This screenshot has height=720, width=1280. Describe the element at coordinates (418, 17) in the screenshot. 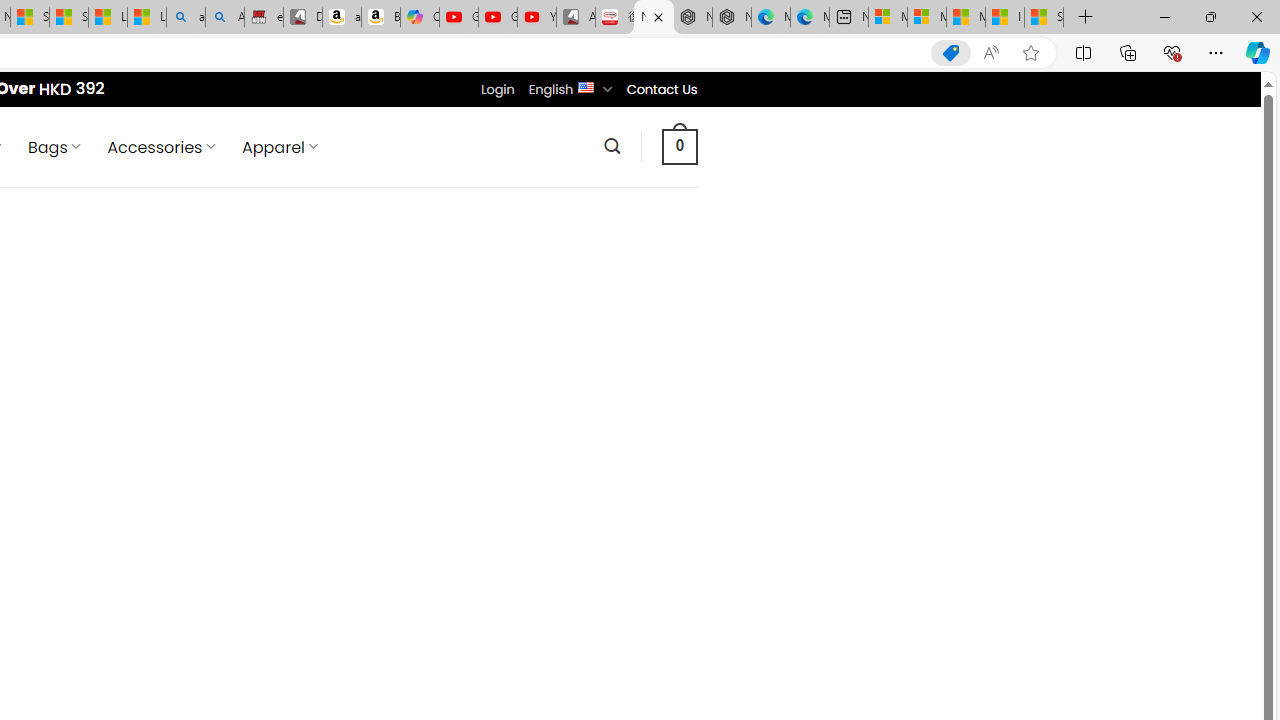

I see `'Copilot'` at that location.